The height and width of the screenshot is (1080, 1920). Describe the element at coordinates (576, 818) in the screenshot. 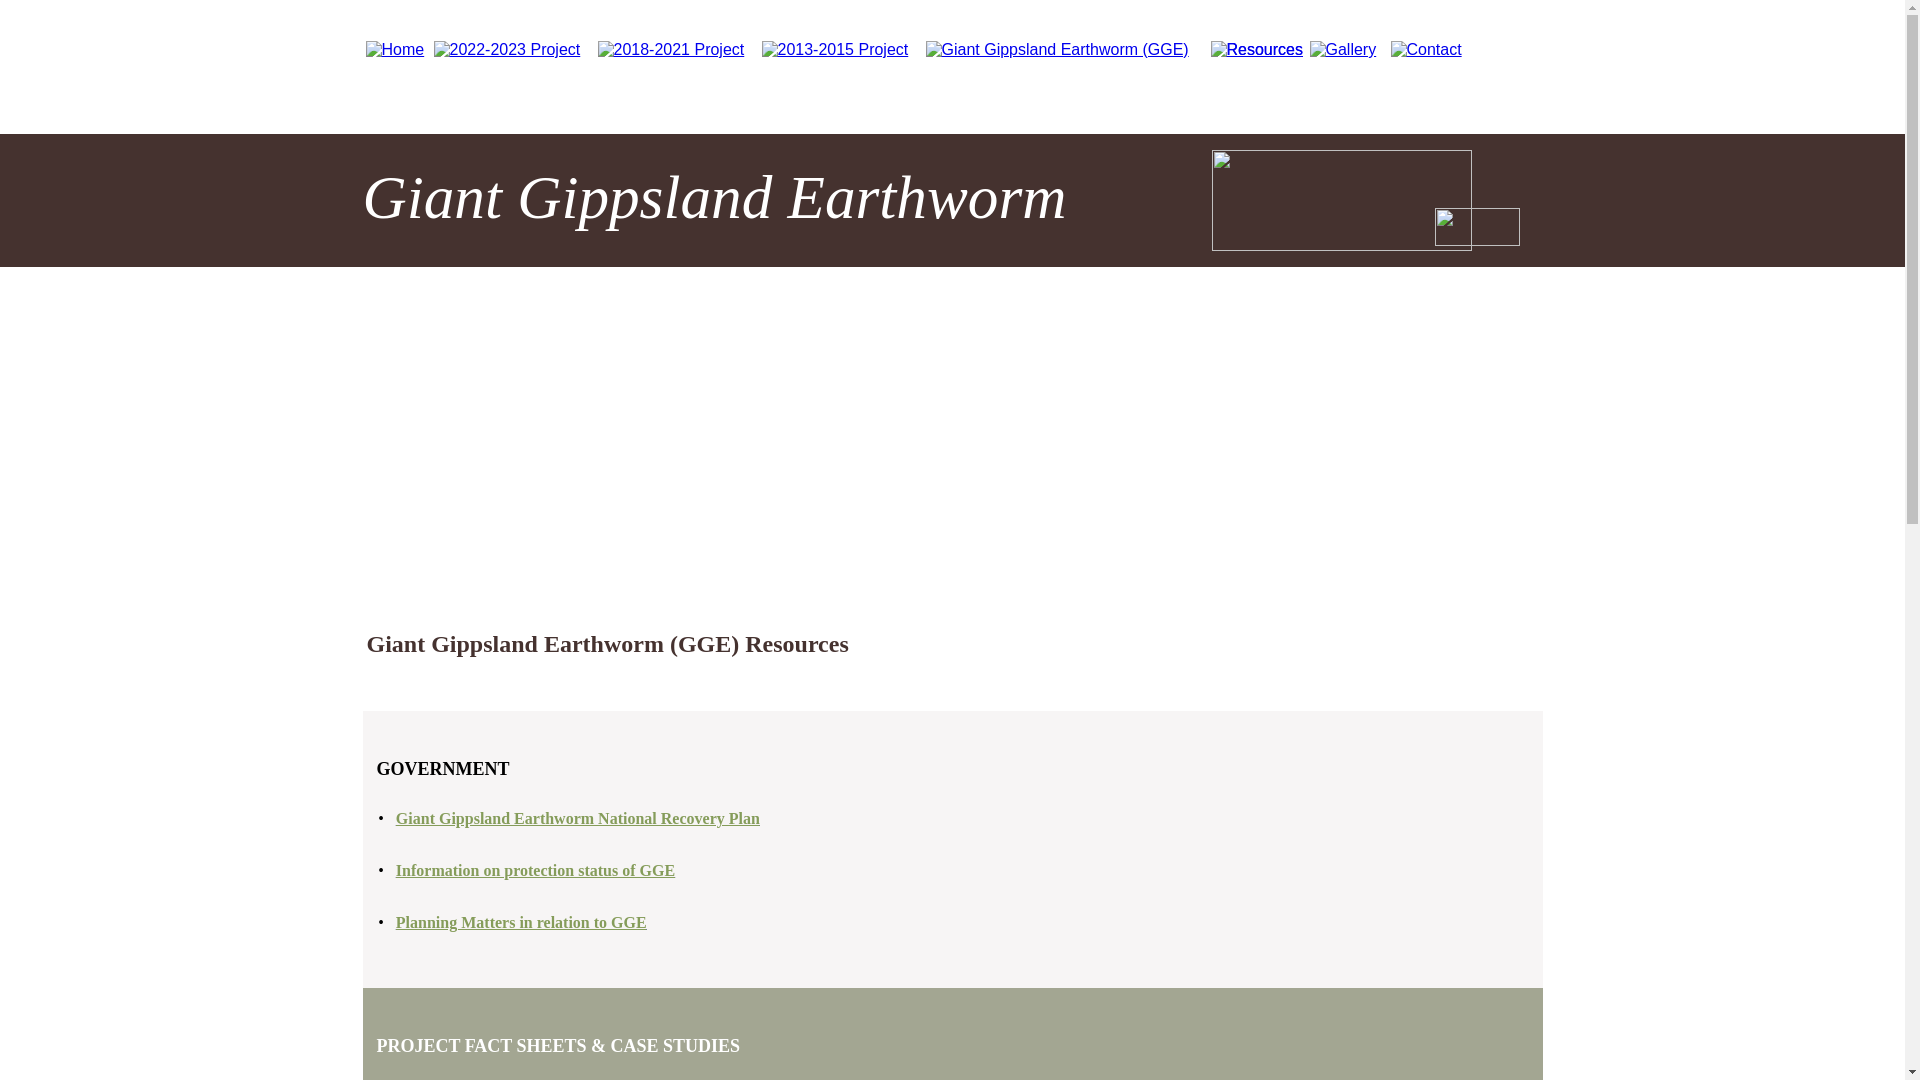

I see `'Giant Gippsland Earthworm National Recovery Plan'` at that location.